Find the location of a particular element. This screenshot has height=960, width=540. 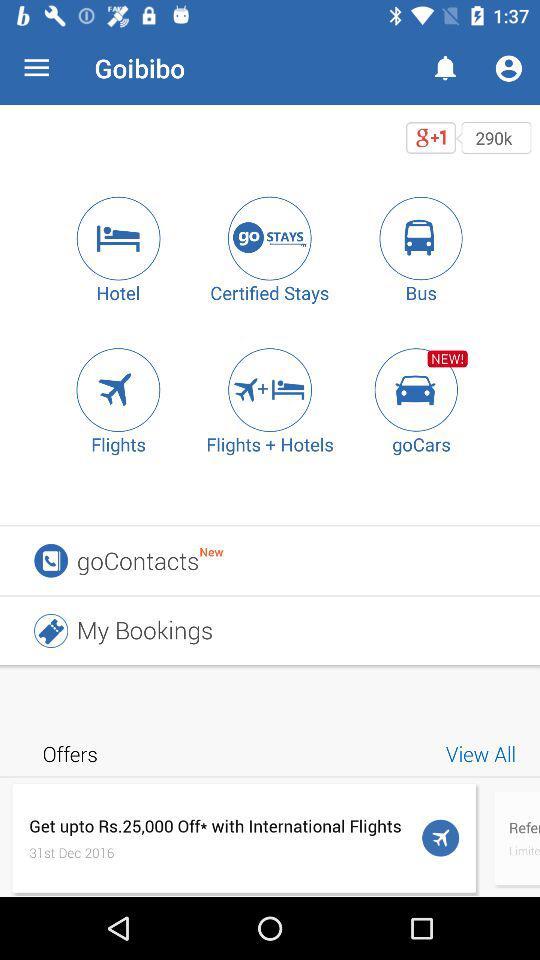

the icon next to the flights + hotels is located at coordinates (420, 388).